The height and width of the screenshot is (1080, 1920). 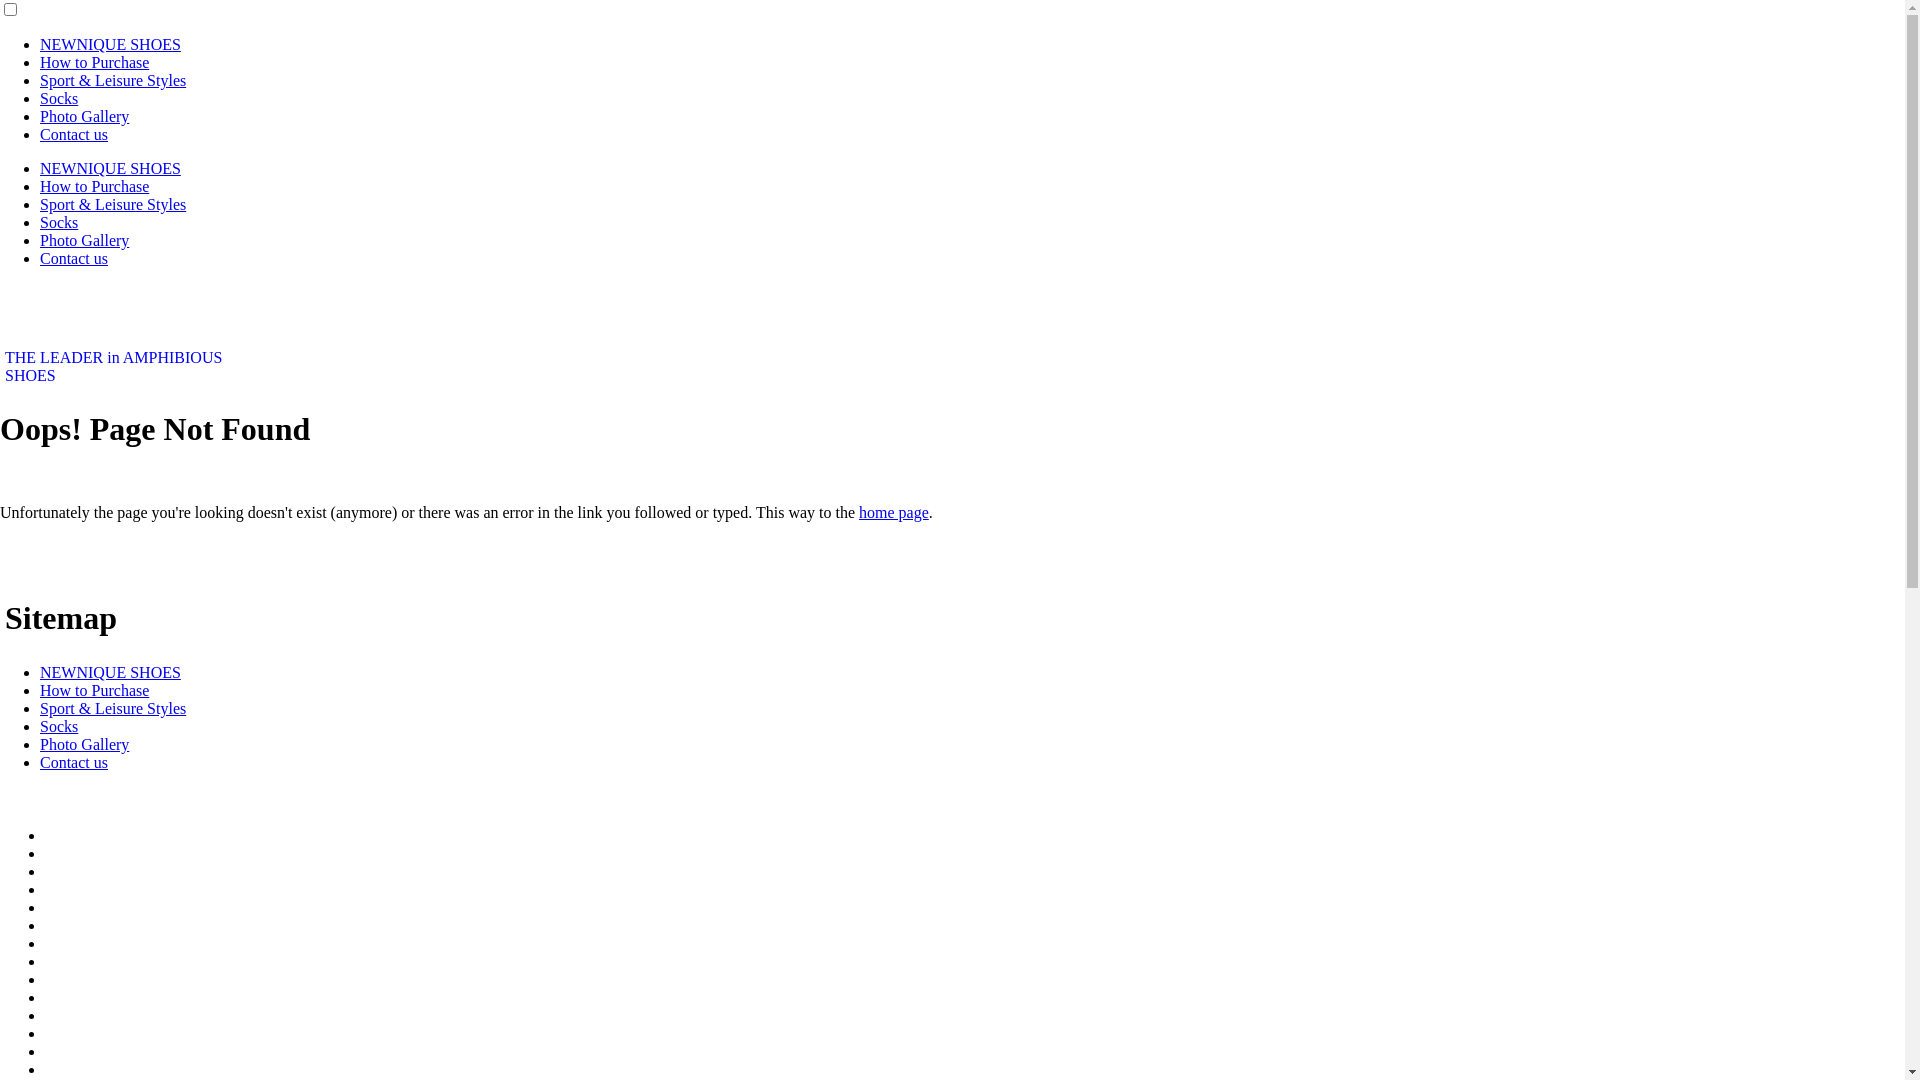 I want to click on 'Sport & Leisure Styles', so click(x=112, y=79).